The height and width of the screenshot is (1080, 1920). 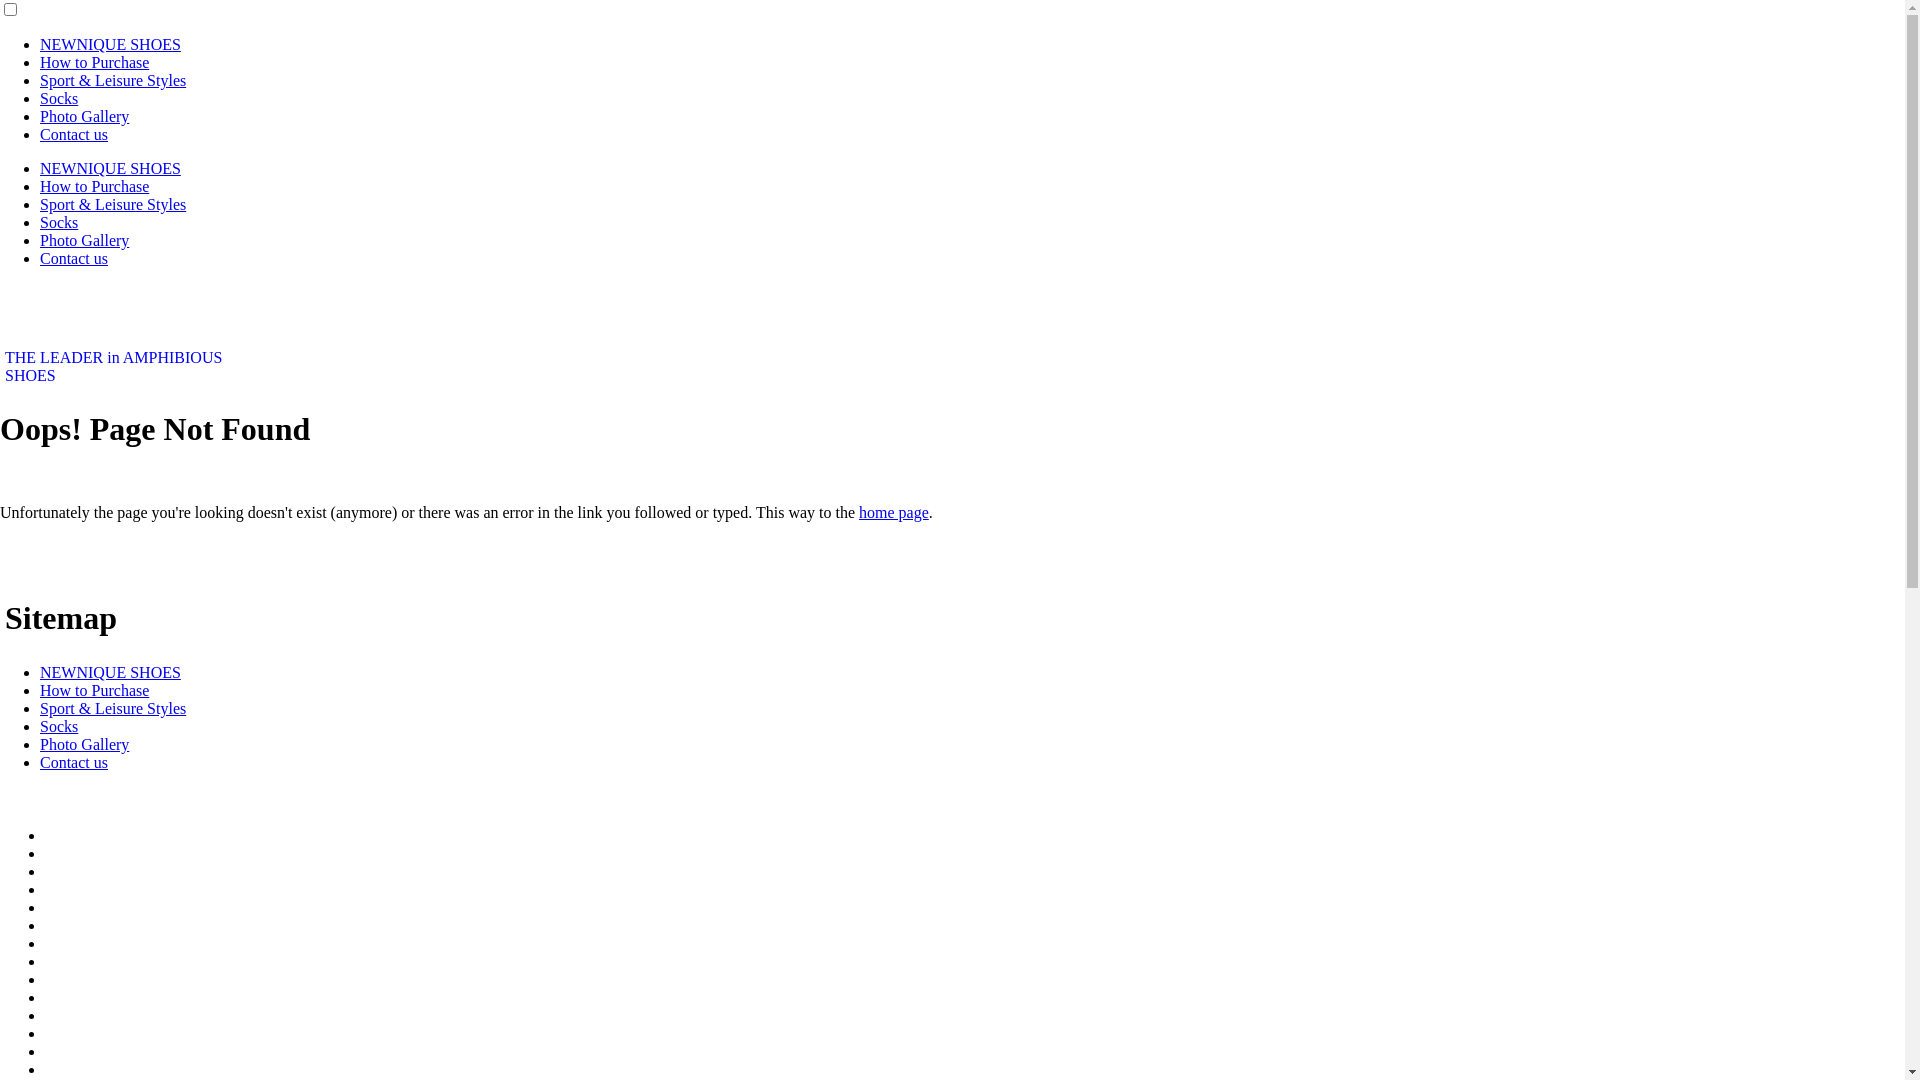 I want to click on 'Sport & Leisure Styles', so click(x=112, y=79).